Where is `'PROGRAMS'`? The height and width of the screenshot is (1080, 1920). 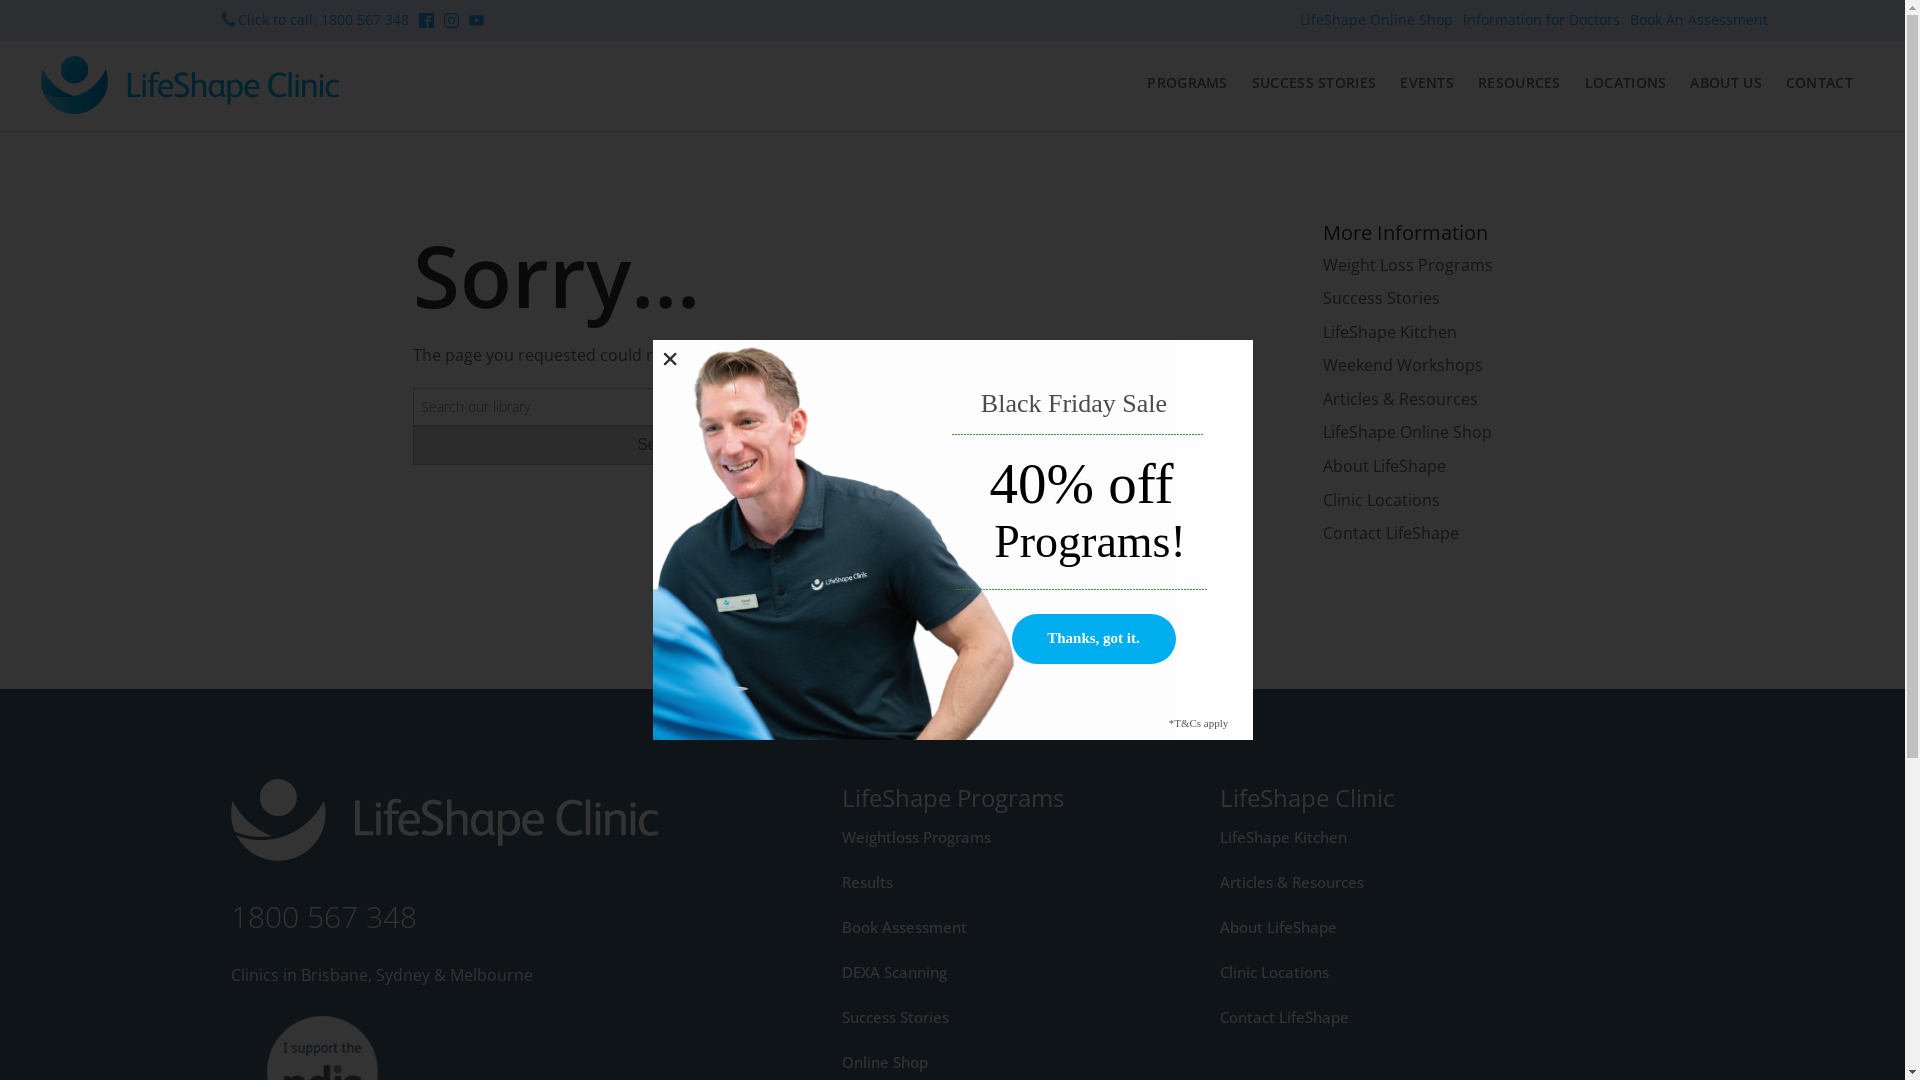
'PROGRAMS' is located at coordinates (1186, 82).